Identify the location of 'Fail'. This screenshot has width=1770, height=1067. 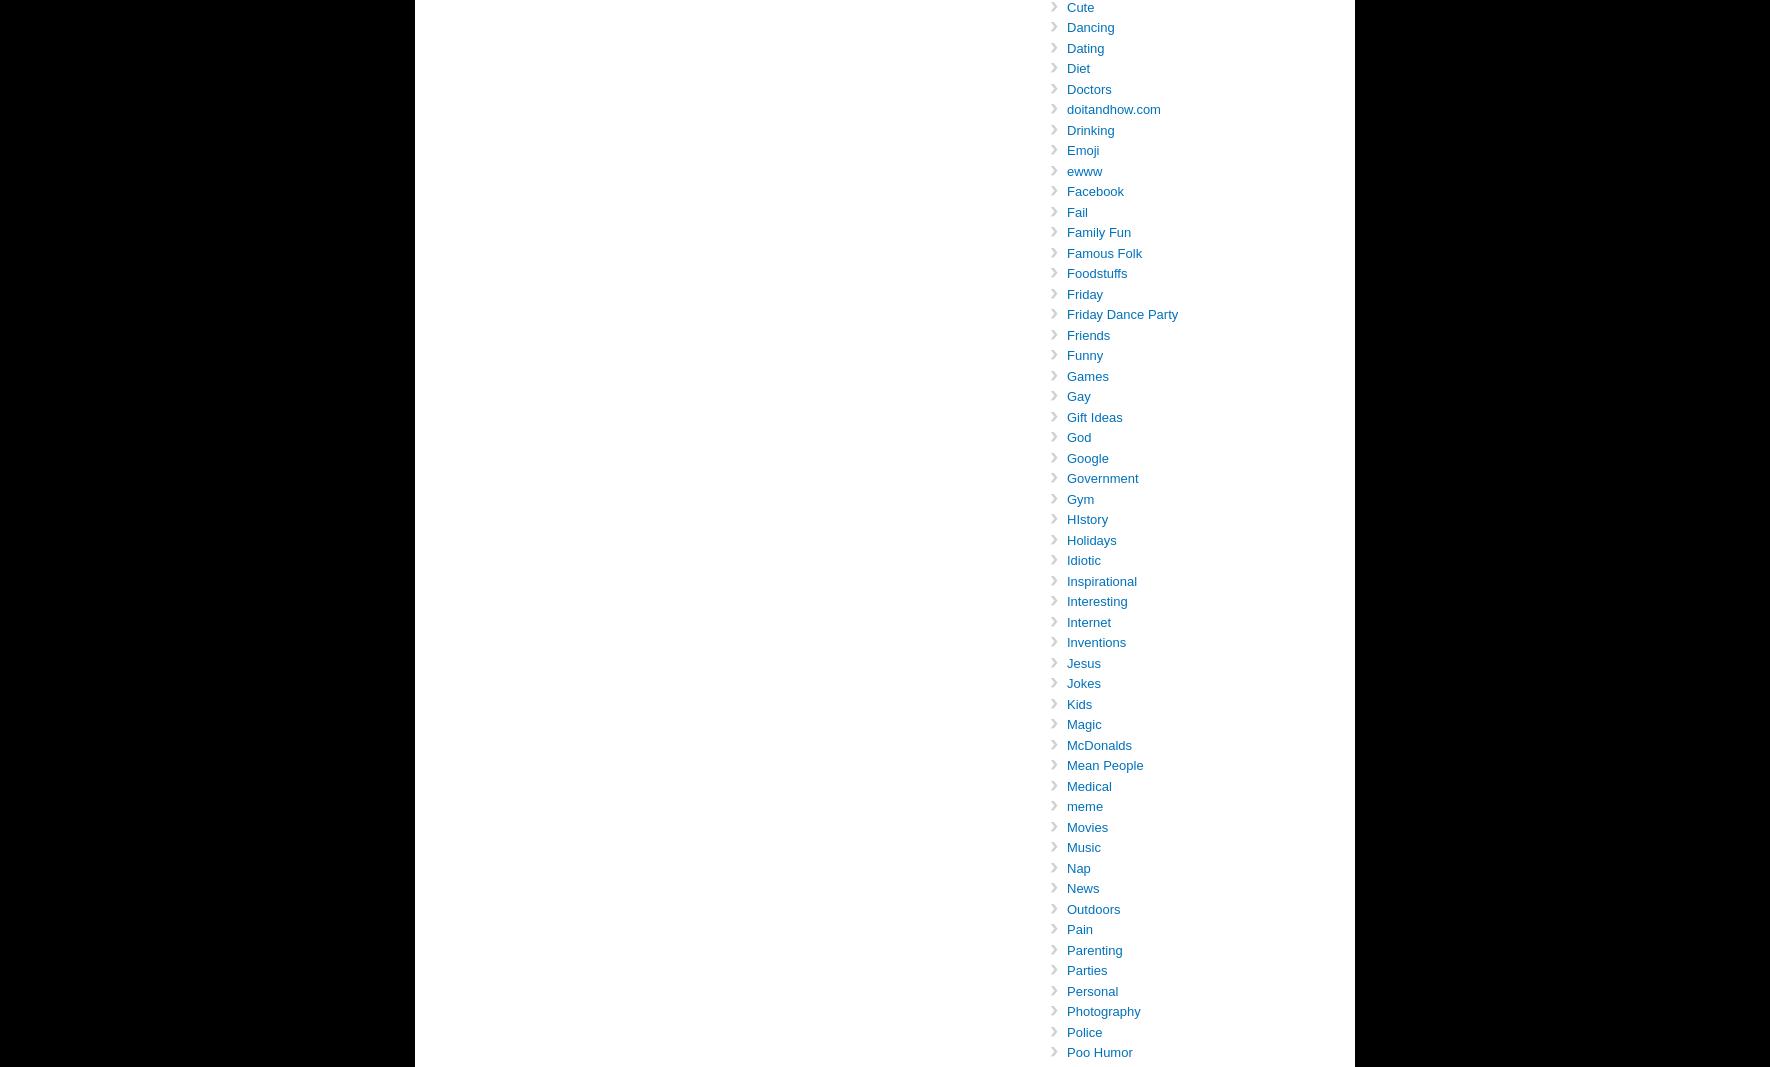
(1066, 211).